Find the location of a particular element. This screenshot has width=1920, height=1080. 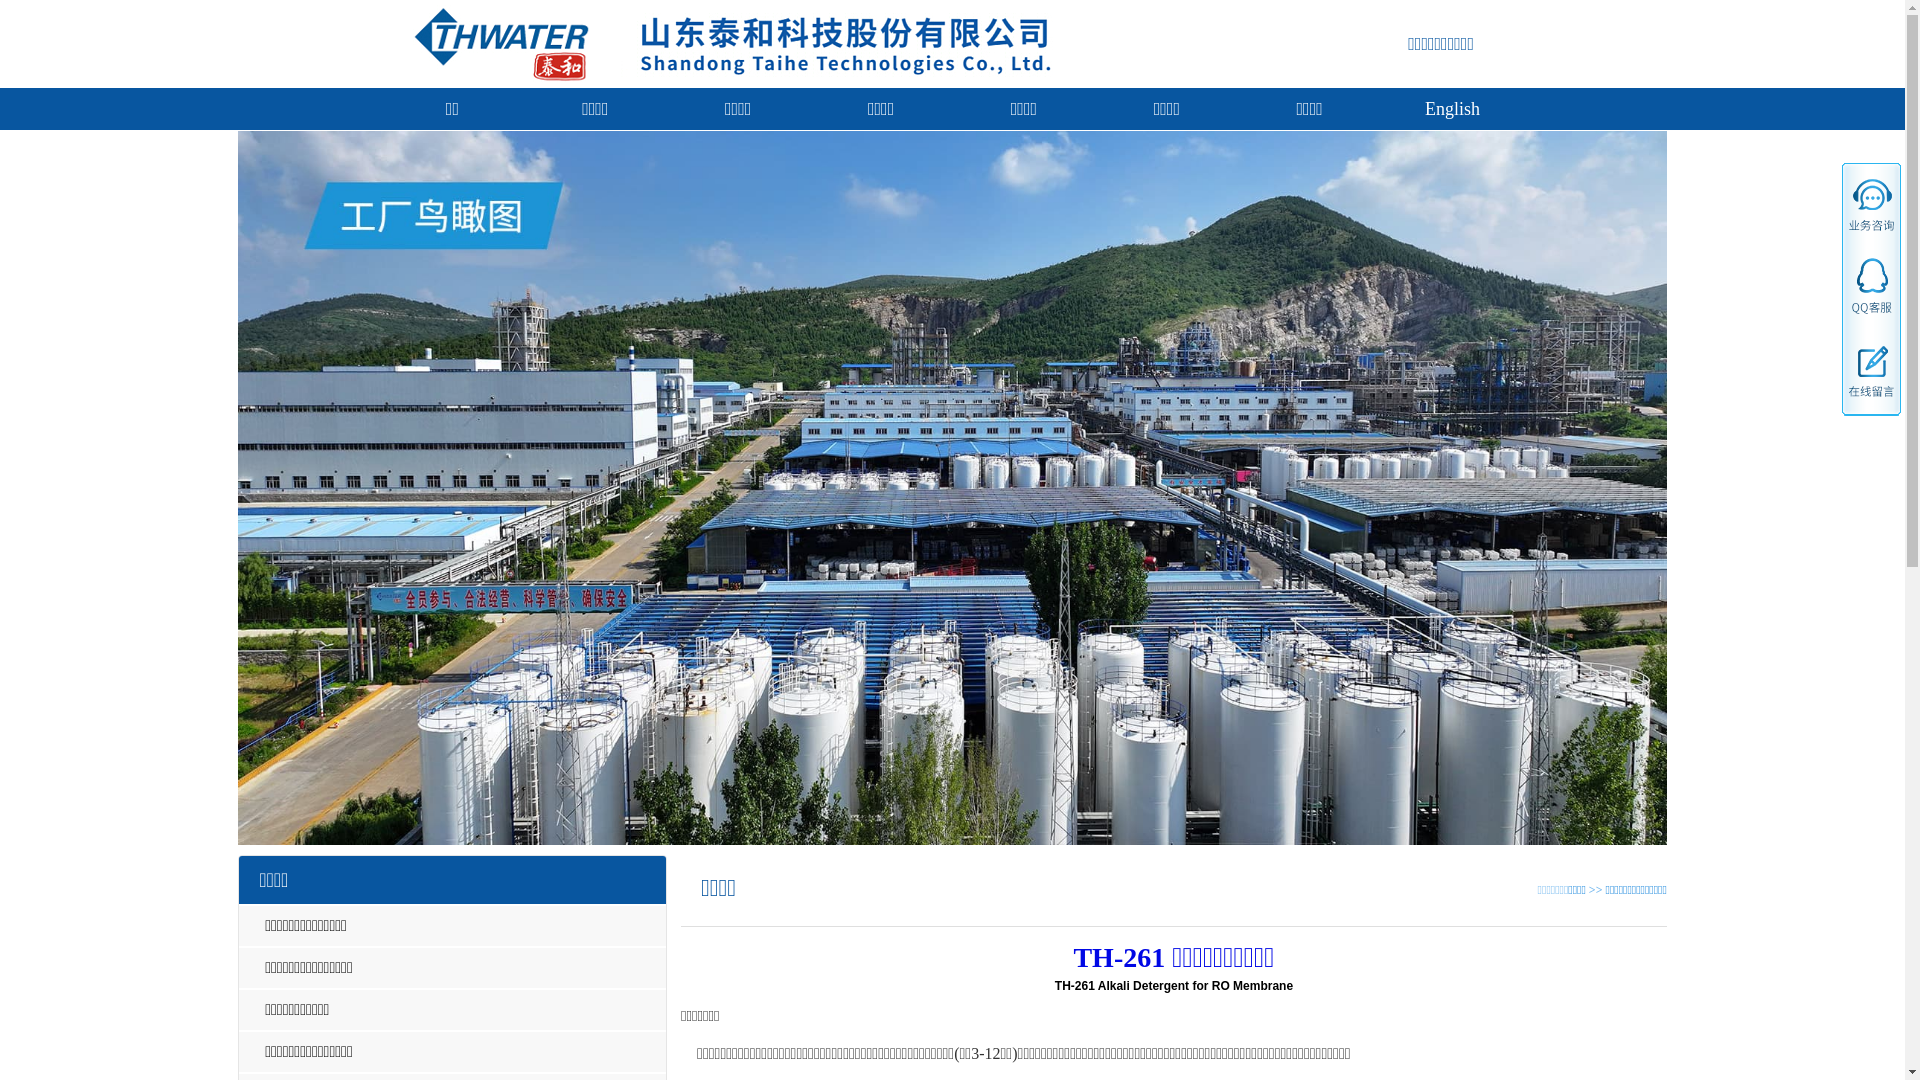

'English' is located at coordinates (1452, 108).